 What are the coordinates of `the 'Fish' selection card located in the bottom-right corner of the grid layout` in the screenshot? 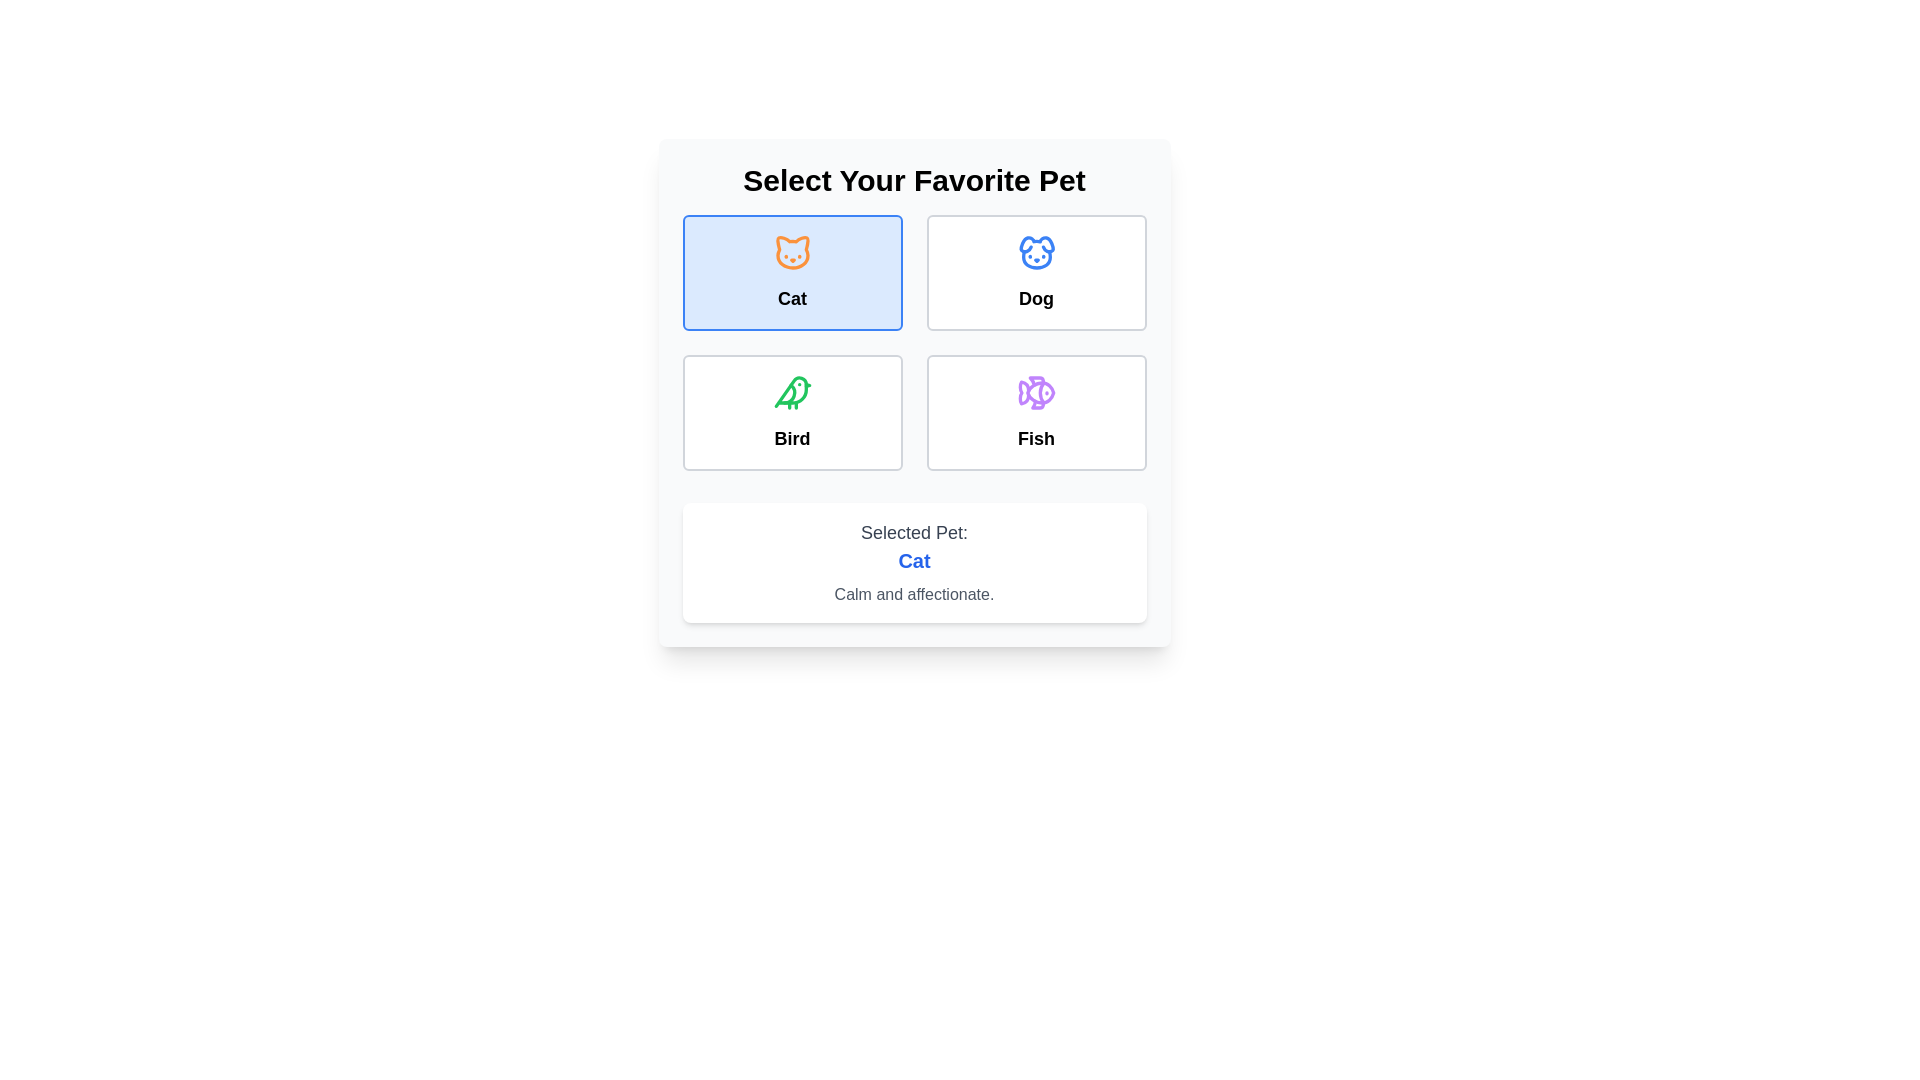 It's located at (1036, 411).